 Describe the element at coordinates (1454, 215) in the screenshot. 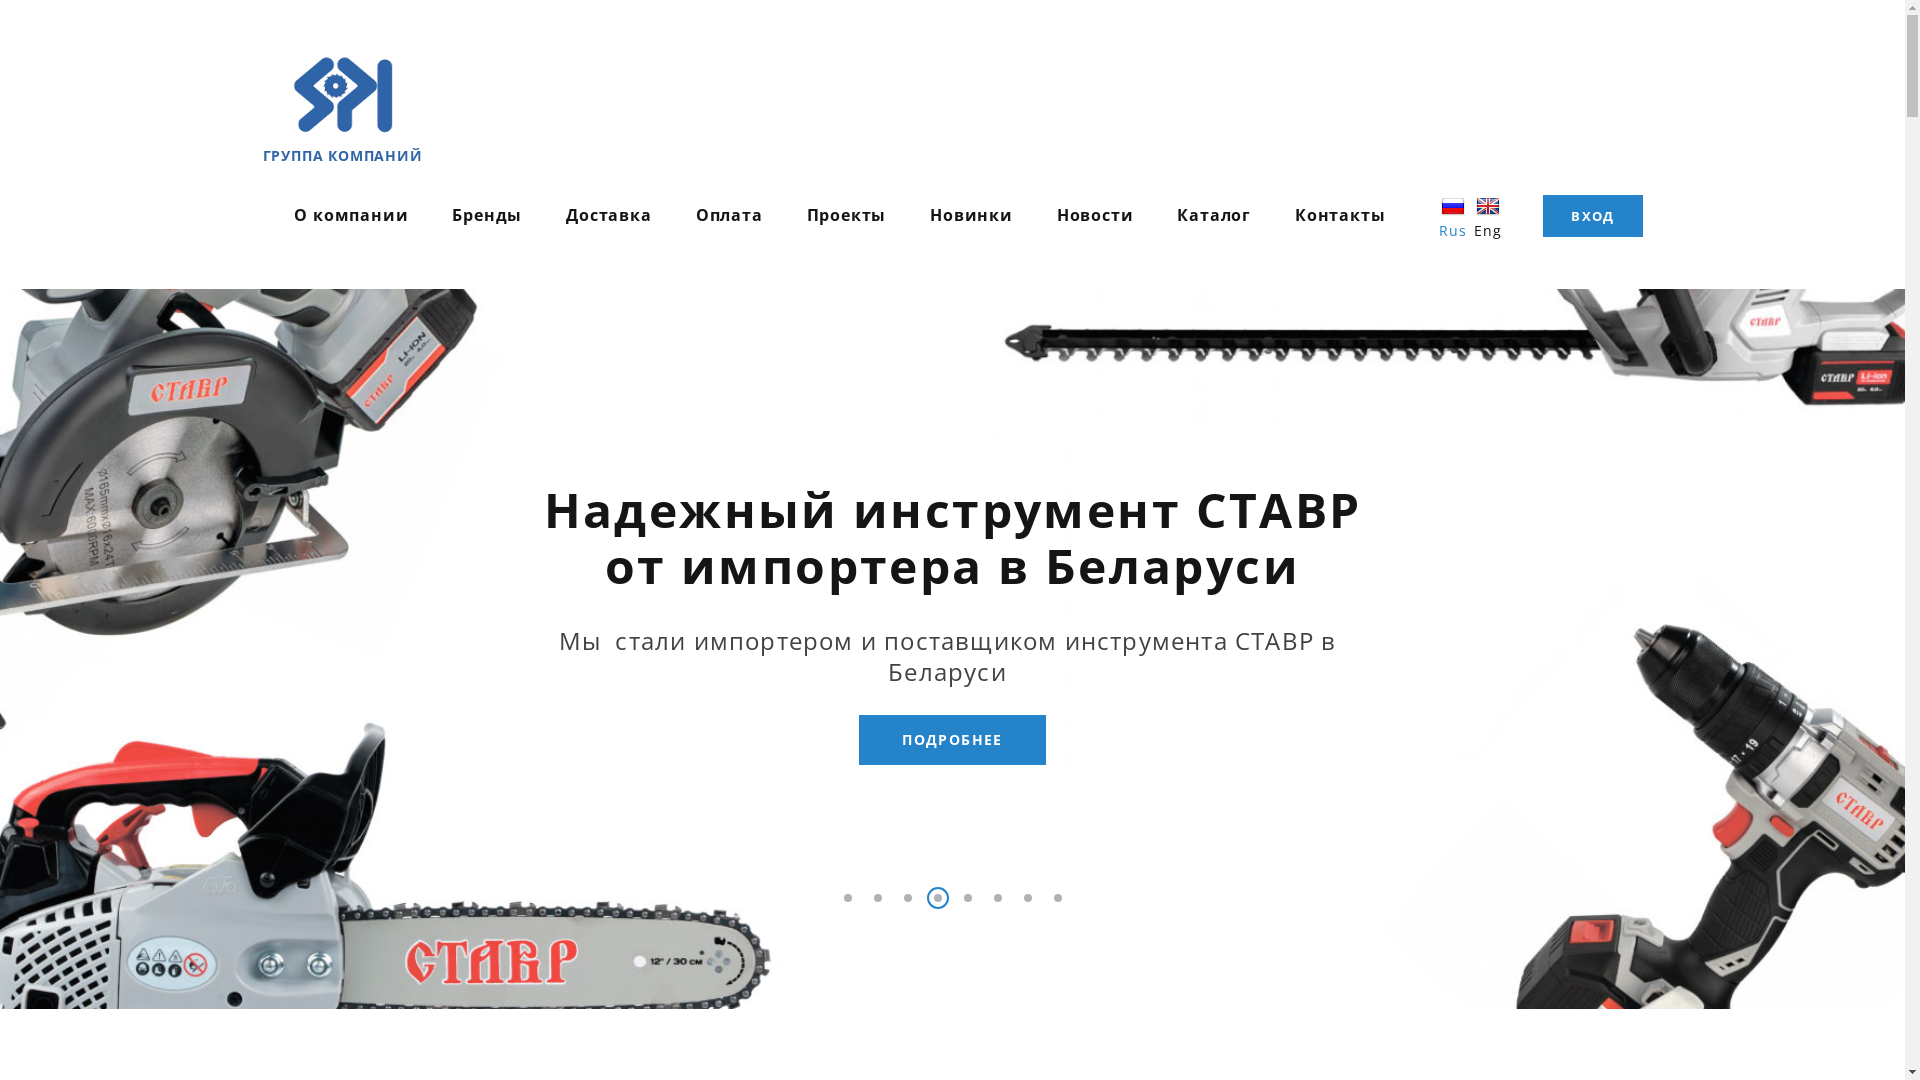

I see `'Rus'` at that location.